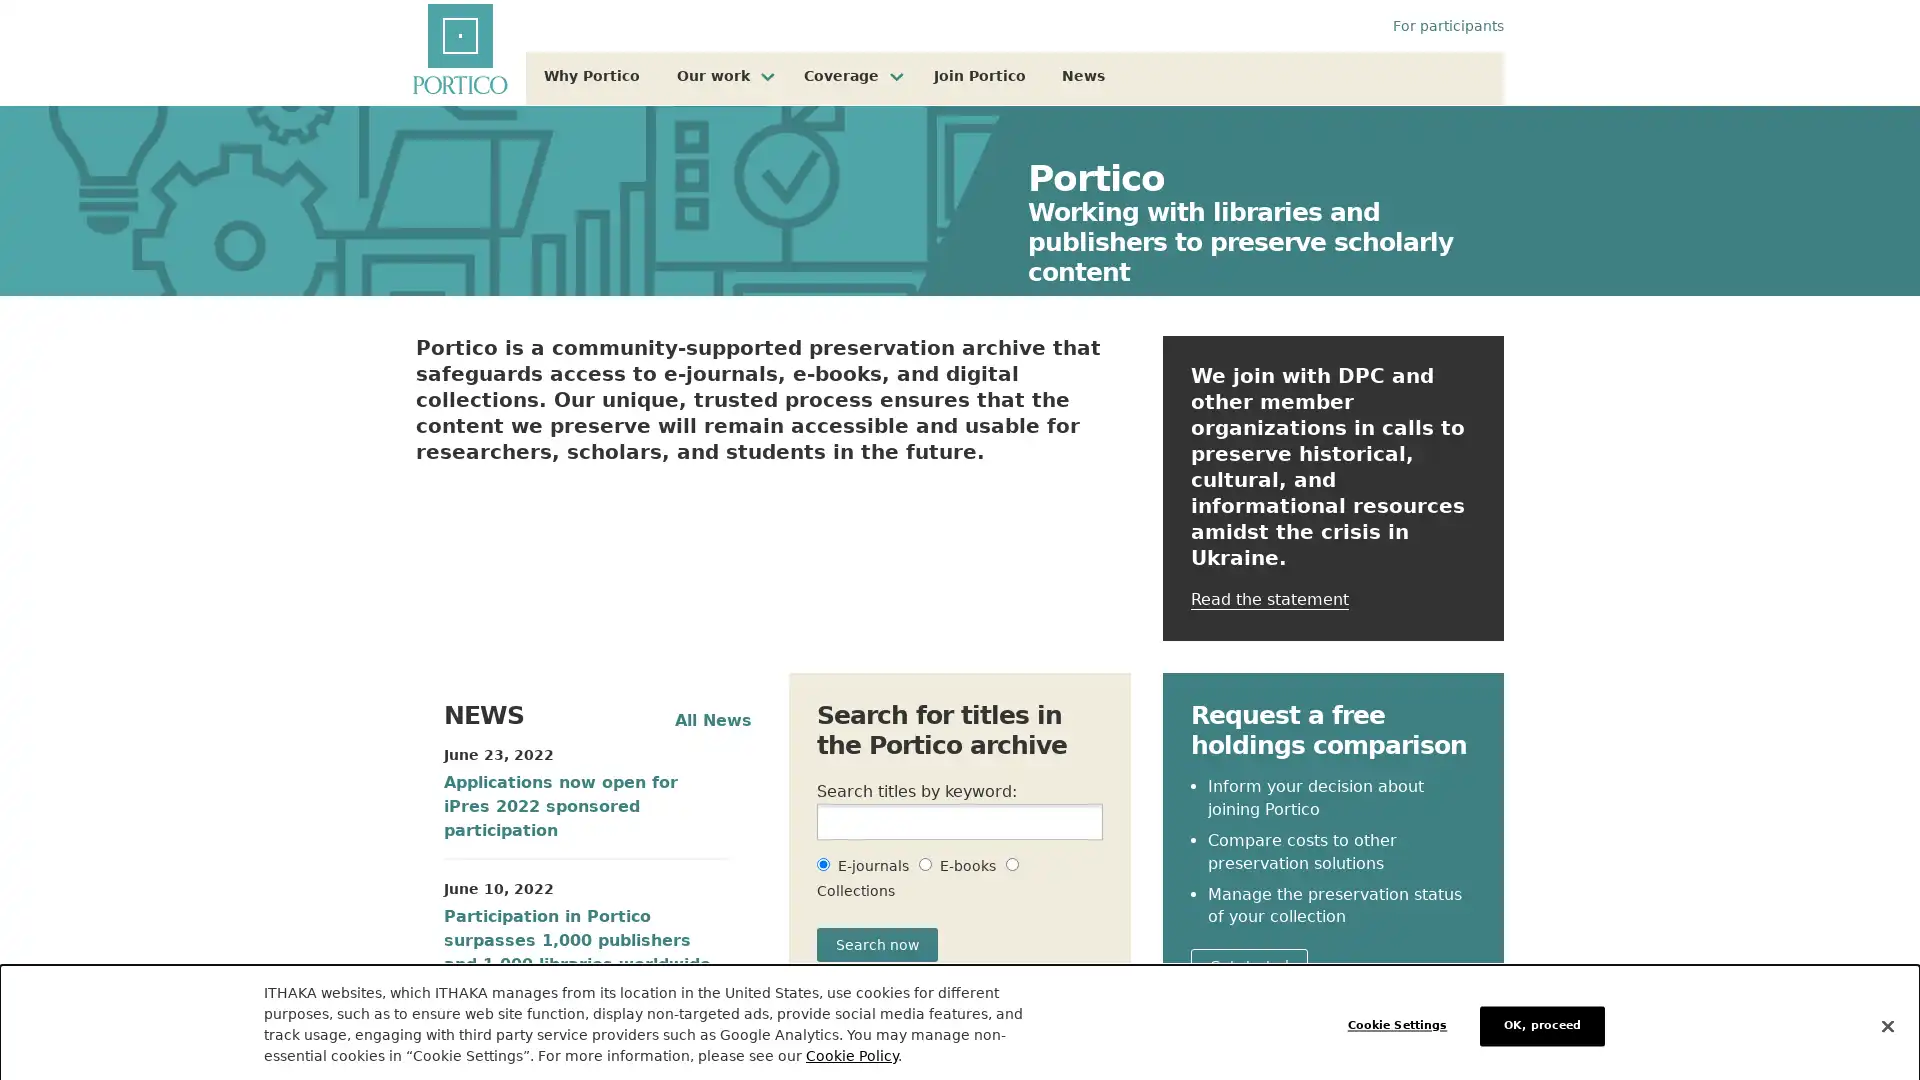  I want to click on Cookie Settings, so click(1401, 1015).